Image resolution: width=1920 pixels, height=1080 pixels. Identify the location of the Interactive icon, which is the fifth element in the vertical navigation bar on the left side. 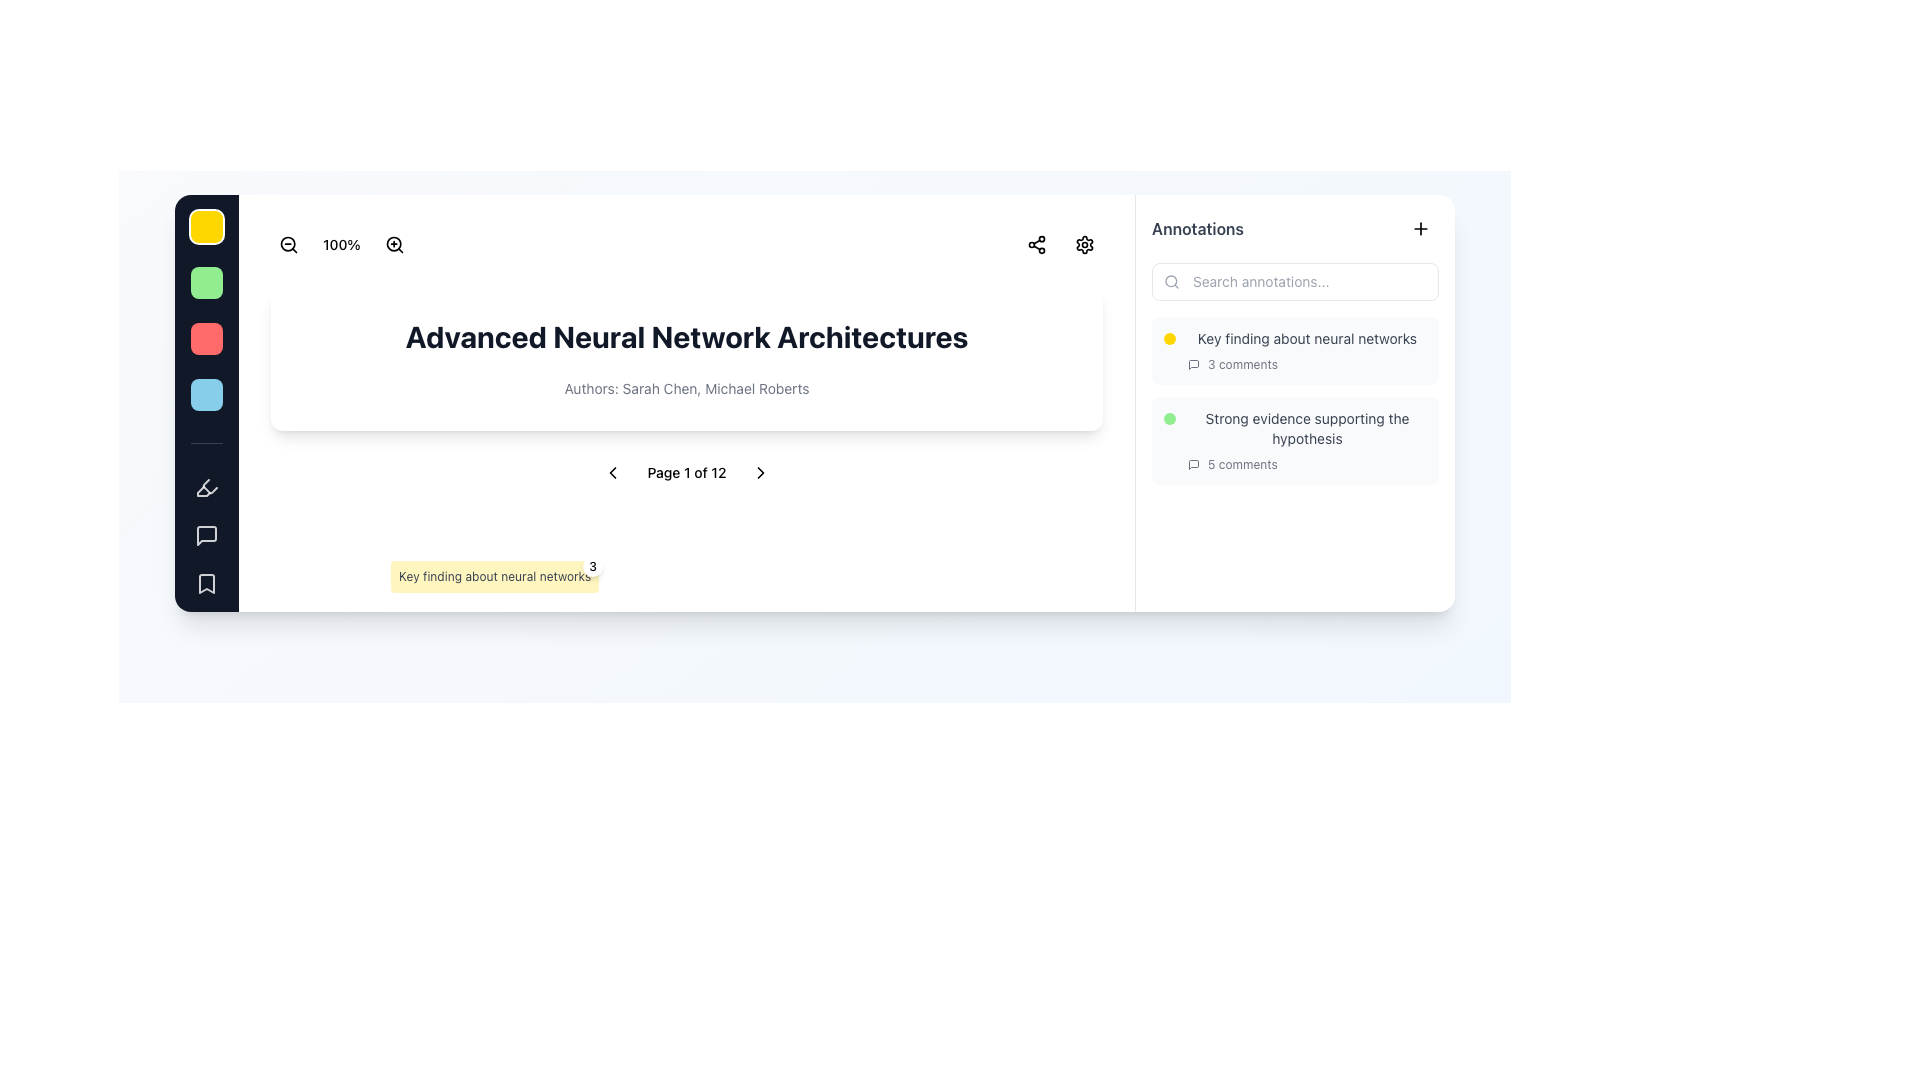
(206, 488).